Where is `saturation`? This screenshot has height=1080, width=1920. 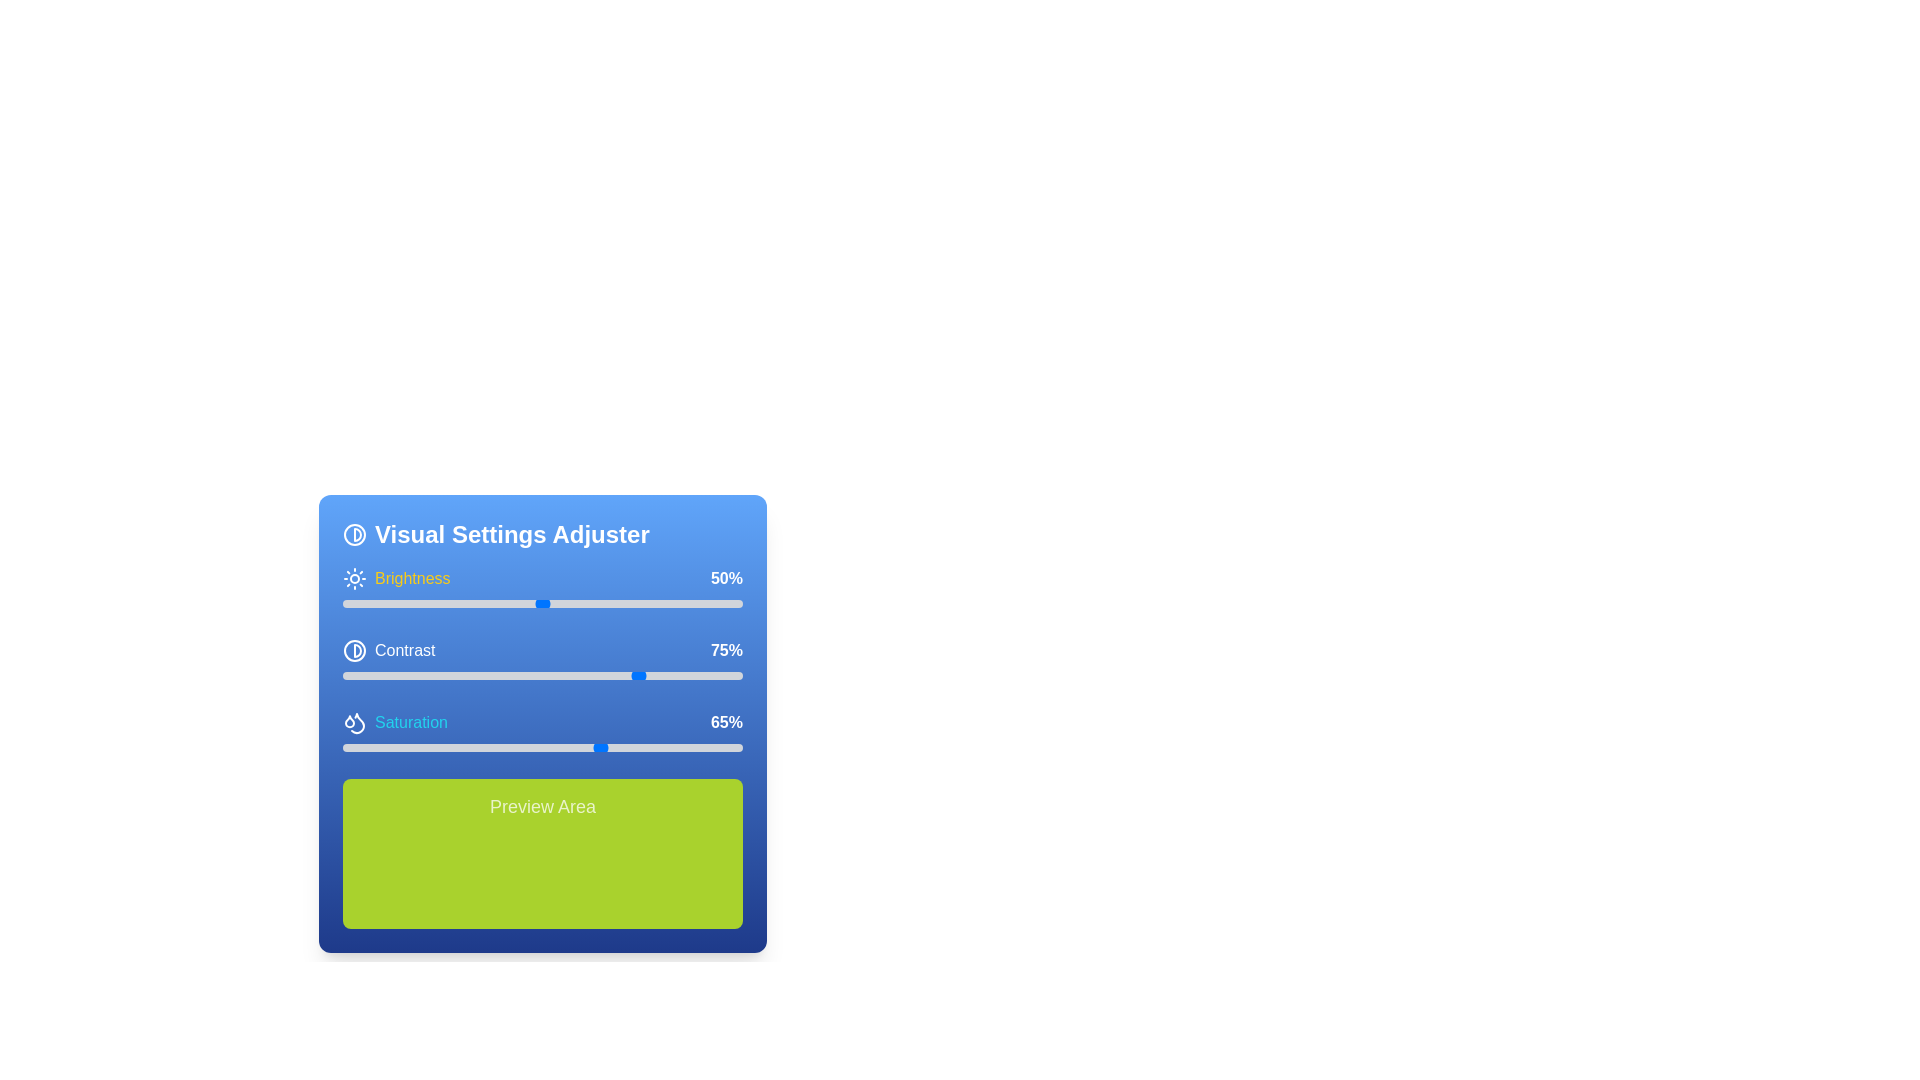 saturation is located at coordinates (725, 748).